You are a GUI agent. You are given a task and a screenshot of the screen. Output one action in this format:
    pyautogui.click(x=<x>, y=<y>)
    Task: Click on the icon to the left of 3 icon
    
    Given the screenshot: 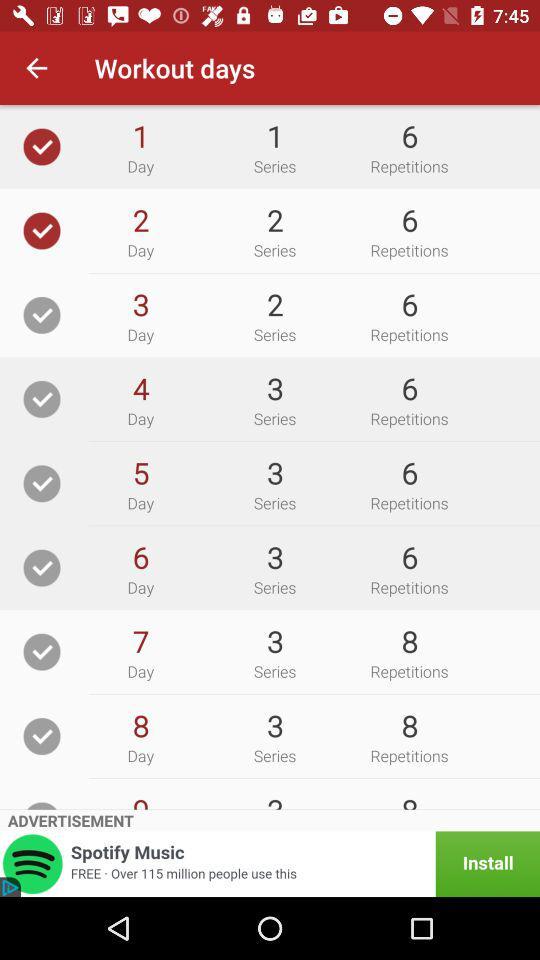 What is the action you would take?
    pyautogui.click(x=139, y=640)
    